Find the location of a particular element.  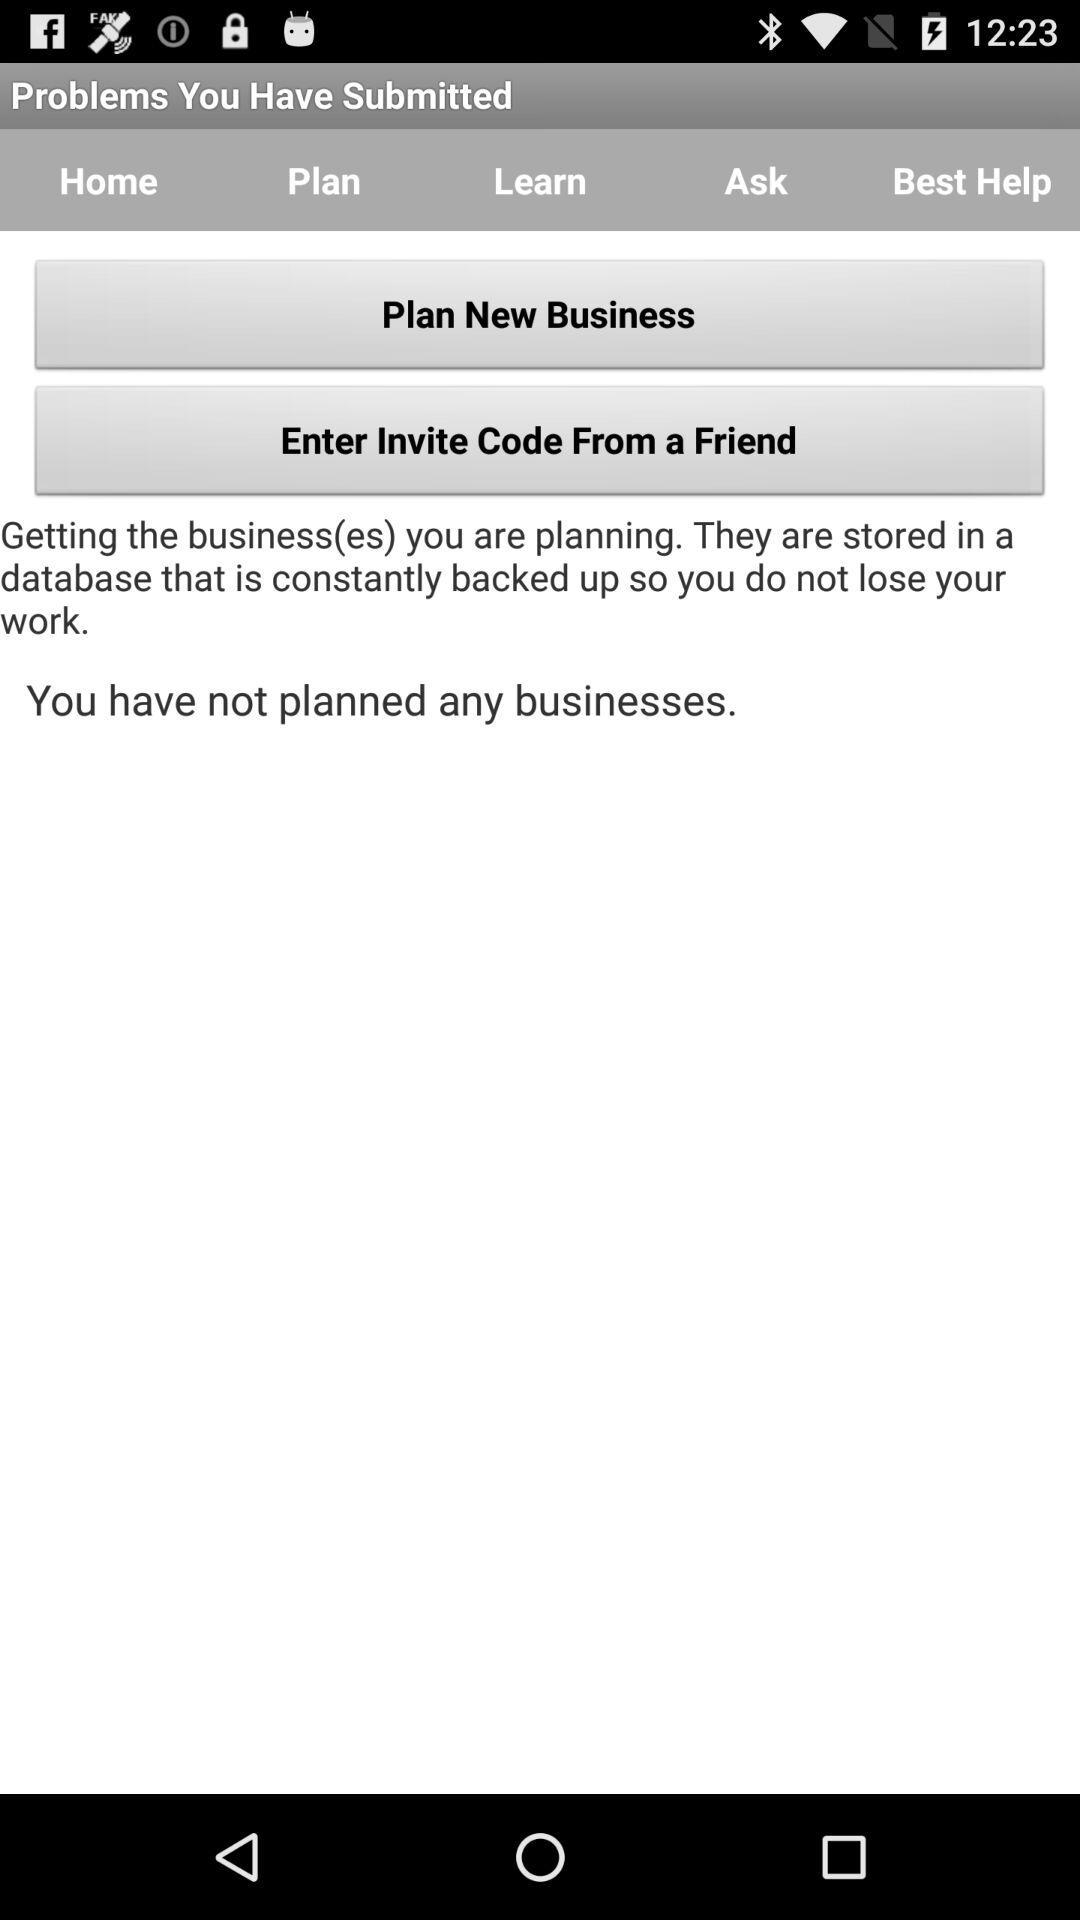

ask icon is located at coordinates (756, 180).